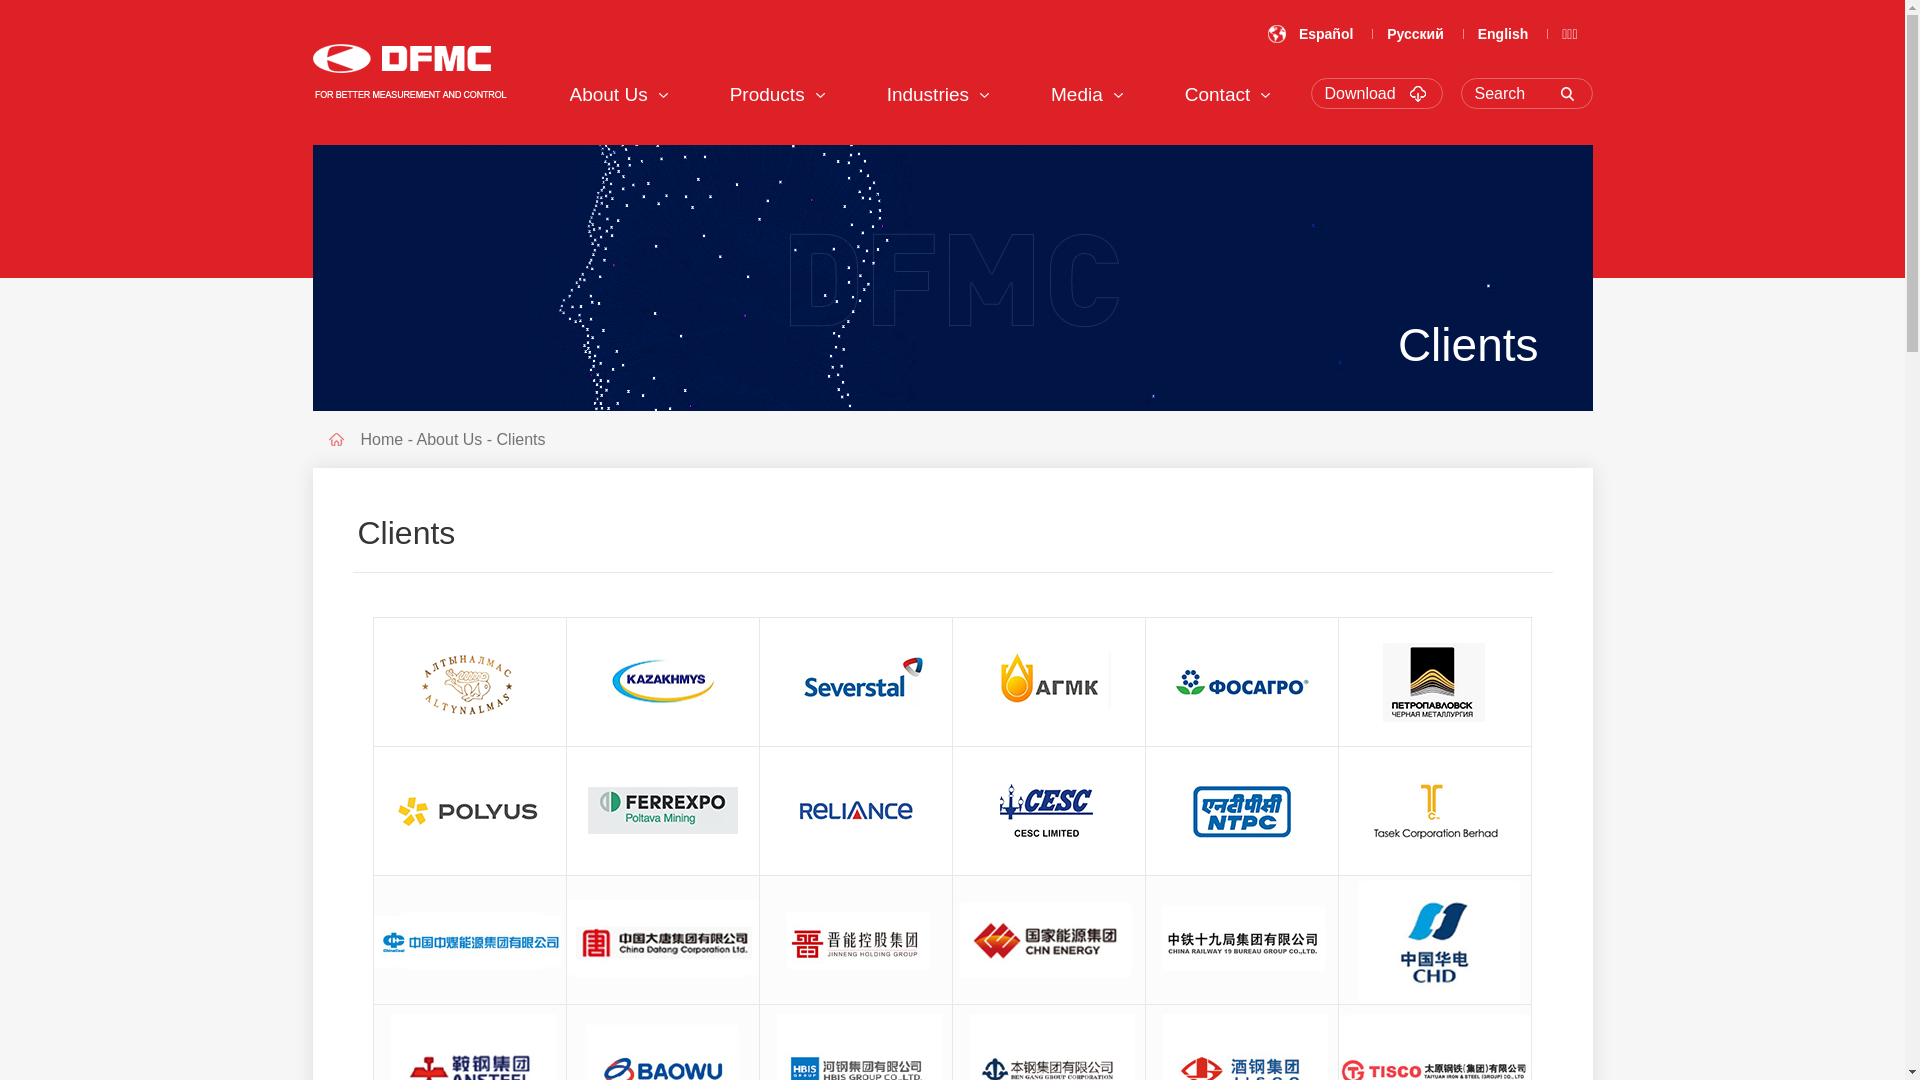  I want to click on 'Clients', so click(521, 438).